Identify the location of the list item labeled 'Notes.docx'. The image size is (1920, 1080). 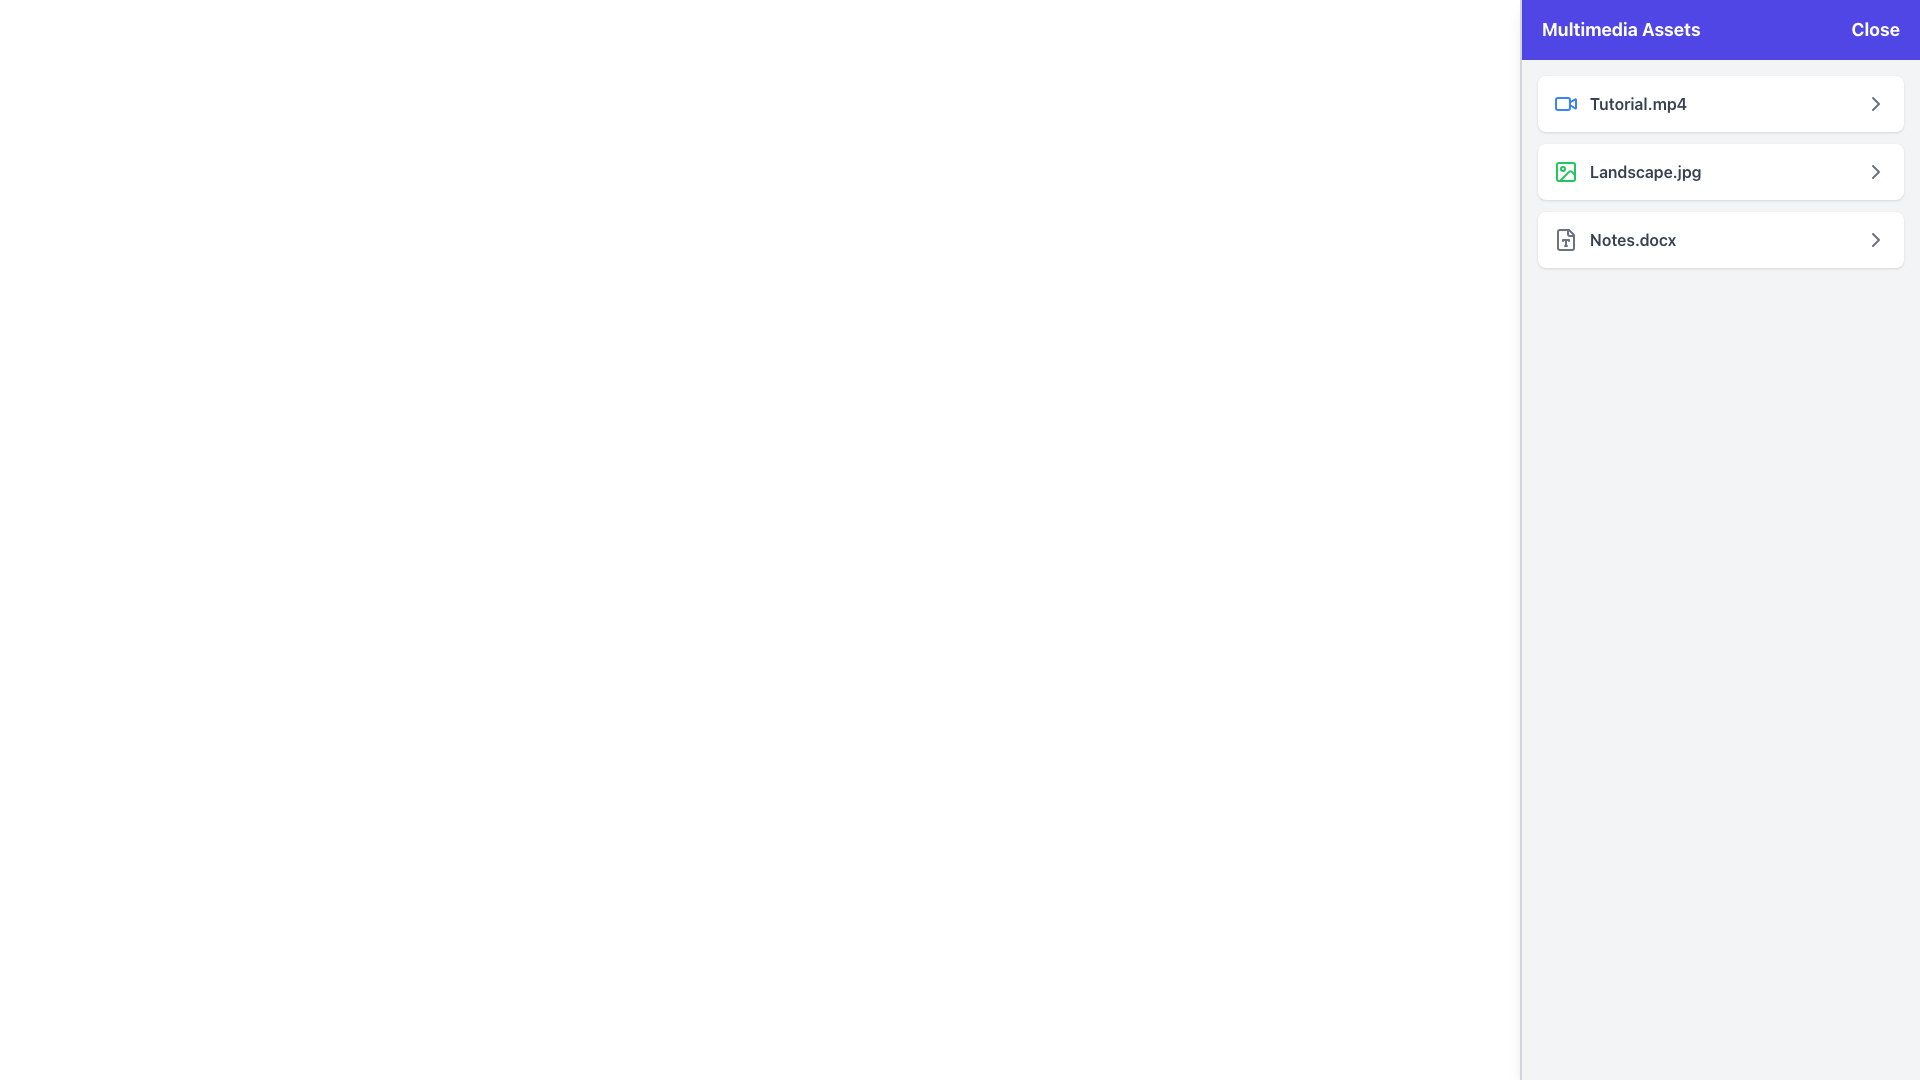
(1614, 238).